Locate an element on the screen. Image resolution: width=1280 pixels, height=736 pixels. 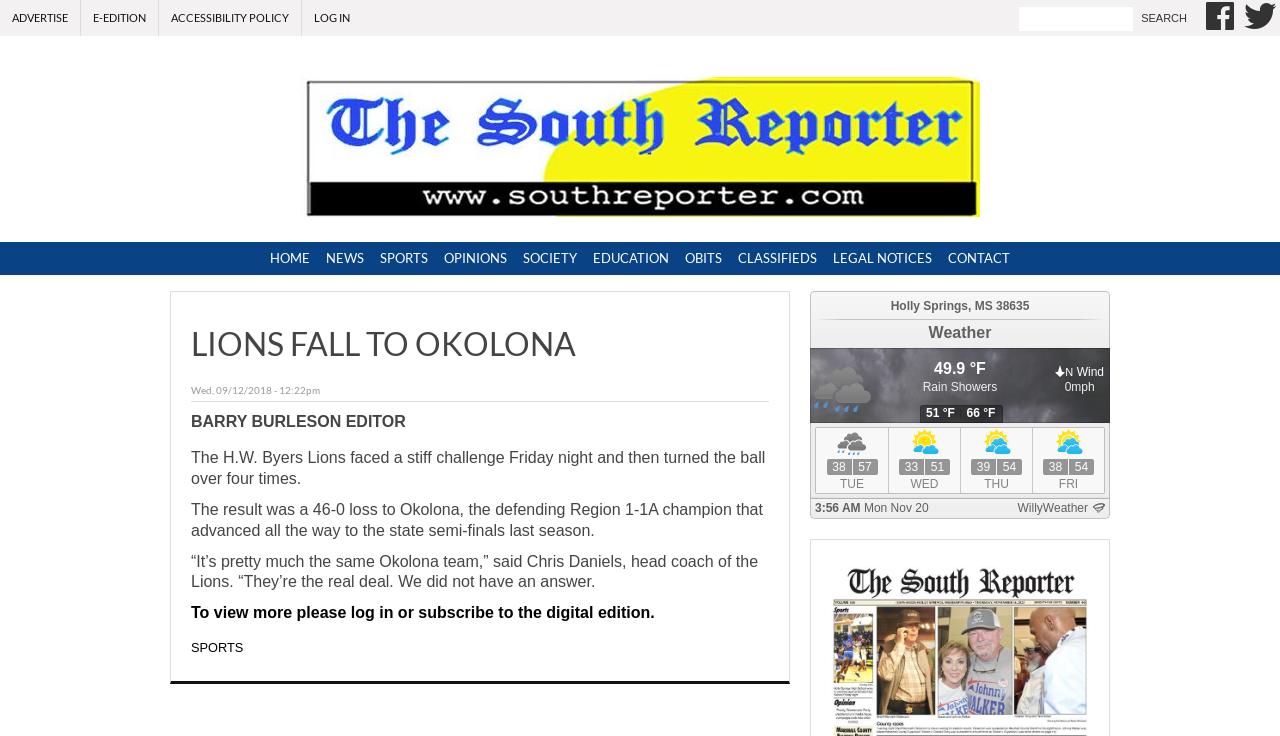
'Advertise' is located at coordinates (39, 16).